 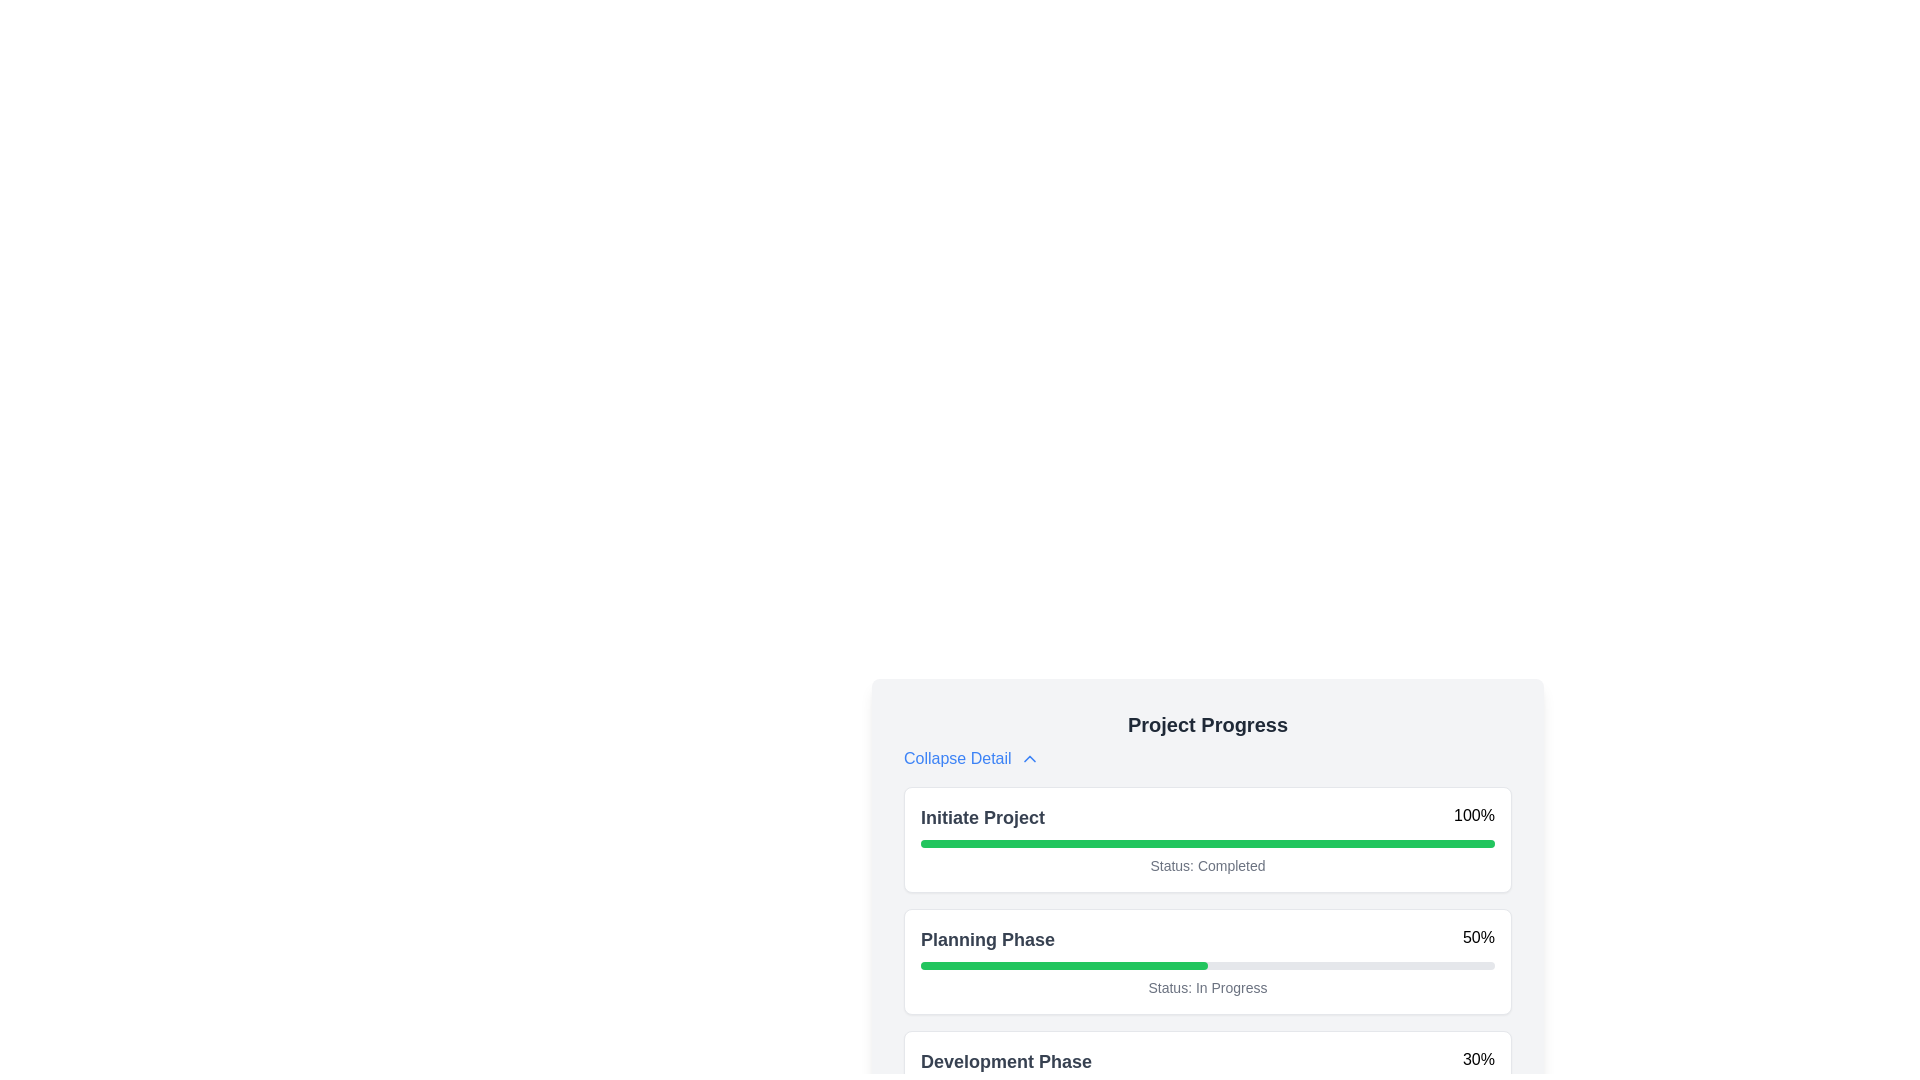 What do you see at coordinates (1006, 1060) in the screenshot?
I see `the non-interactive text label indicating the specific development phase of the project located in the 'Project Progress' section, below 'Planning Phase' and to the left of the '30%' progress indicator` at bounding box center [1006, 1060].